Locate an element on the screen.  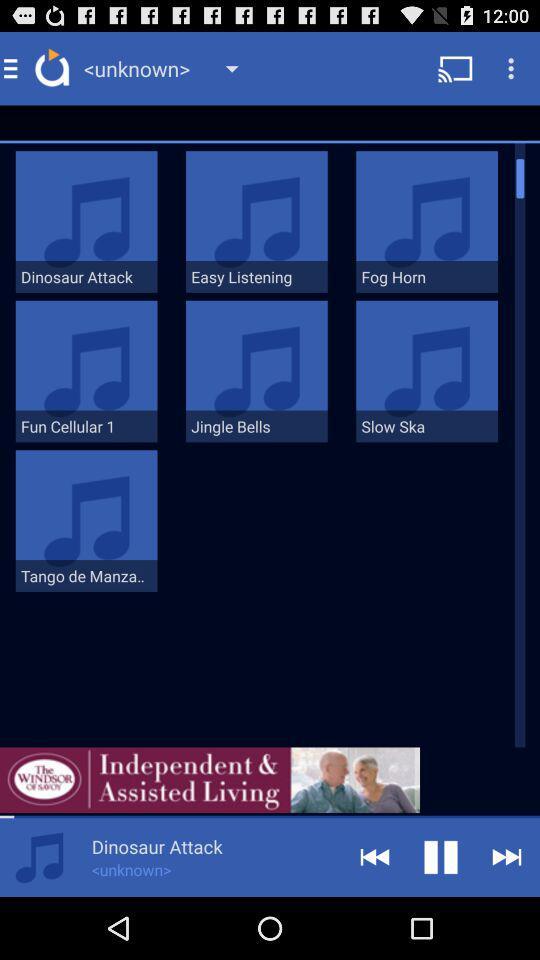
music is located at coordinates (39, 856).